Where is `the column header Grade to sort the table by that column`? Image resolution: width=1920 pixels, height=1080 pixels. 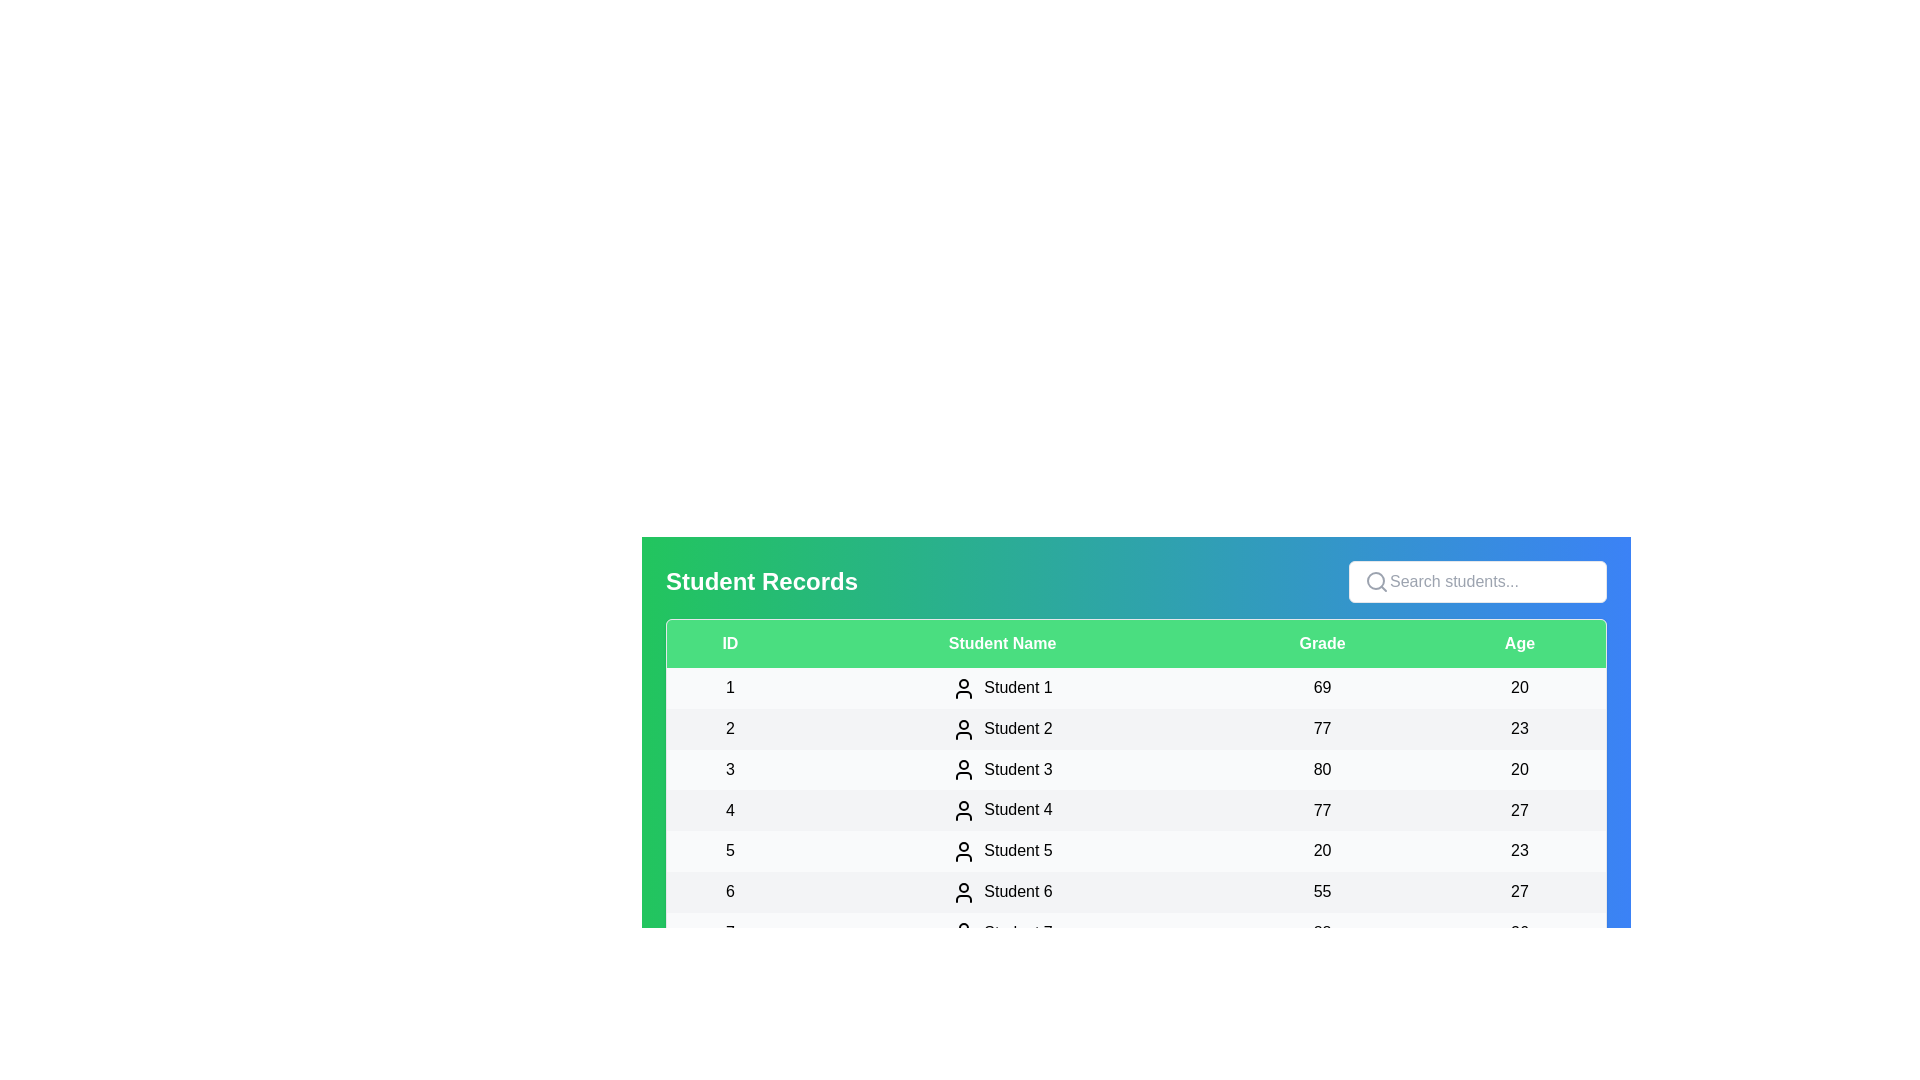 the column header Grade to sort the table by that column is located at coordinates (1321, 644).